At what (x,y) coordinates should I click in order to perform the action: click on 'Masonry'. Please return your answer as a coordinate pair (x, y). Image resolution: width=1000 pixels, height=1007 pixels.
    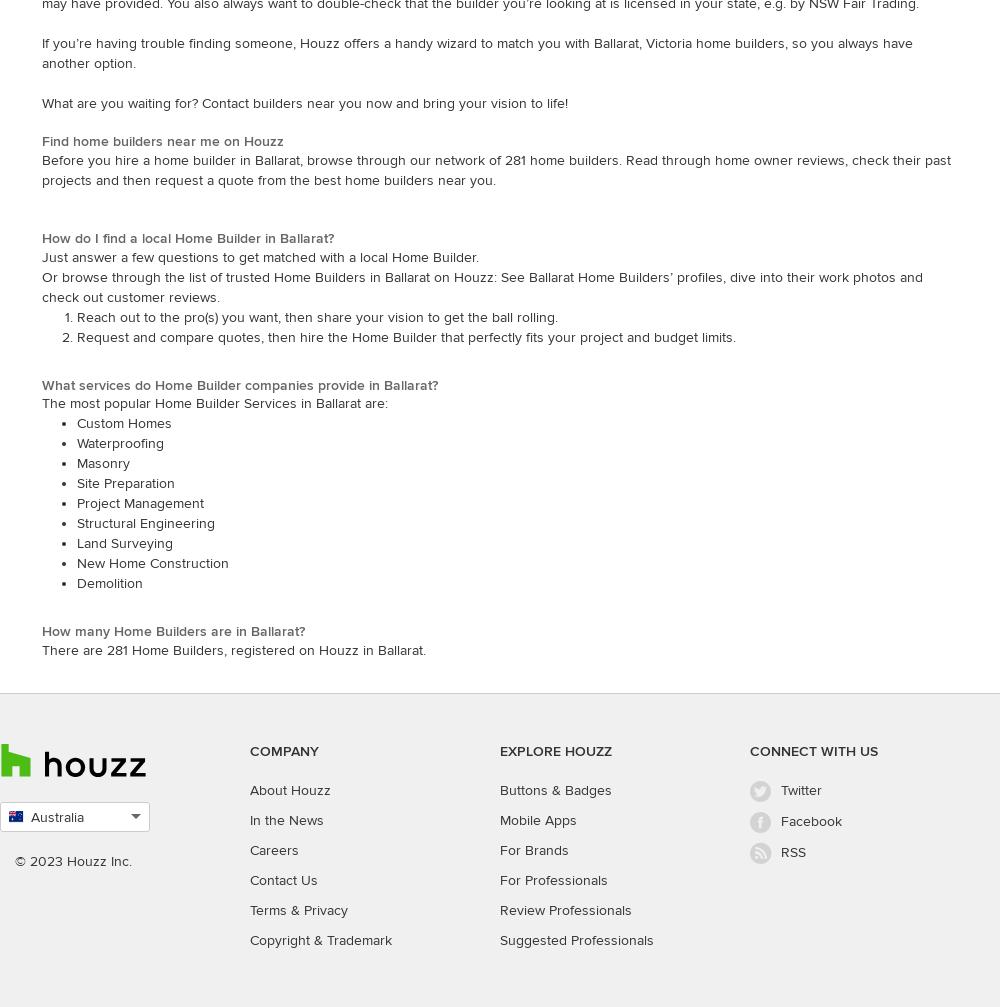
    Looking at the image, I should click on (76, 463).